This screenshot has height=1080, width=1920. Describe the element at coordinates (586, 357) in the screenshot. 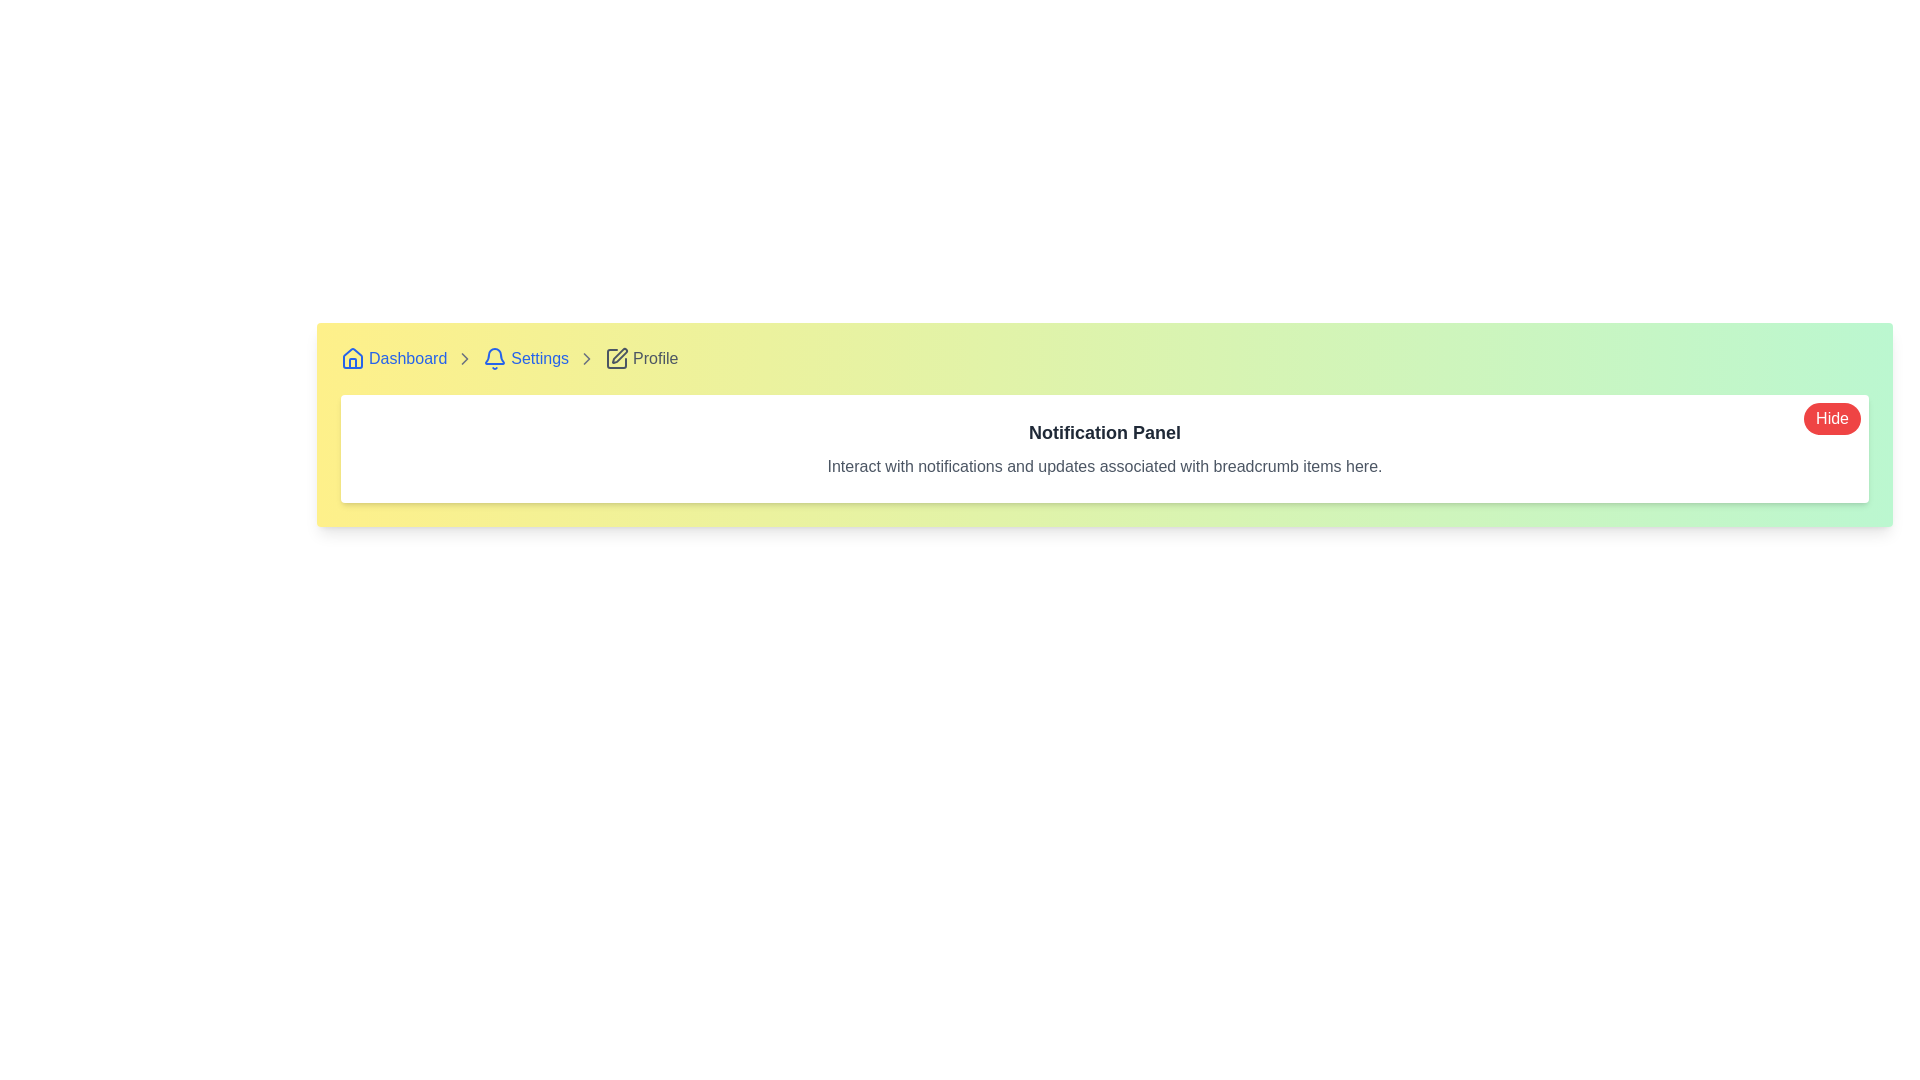

I see `the gray right-pointing chevron icon located between 'Settings' and 'Profile' in the breadcrumb navigation bar at the top-right of the page` at that location.